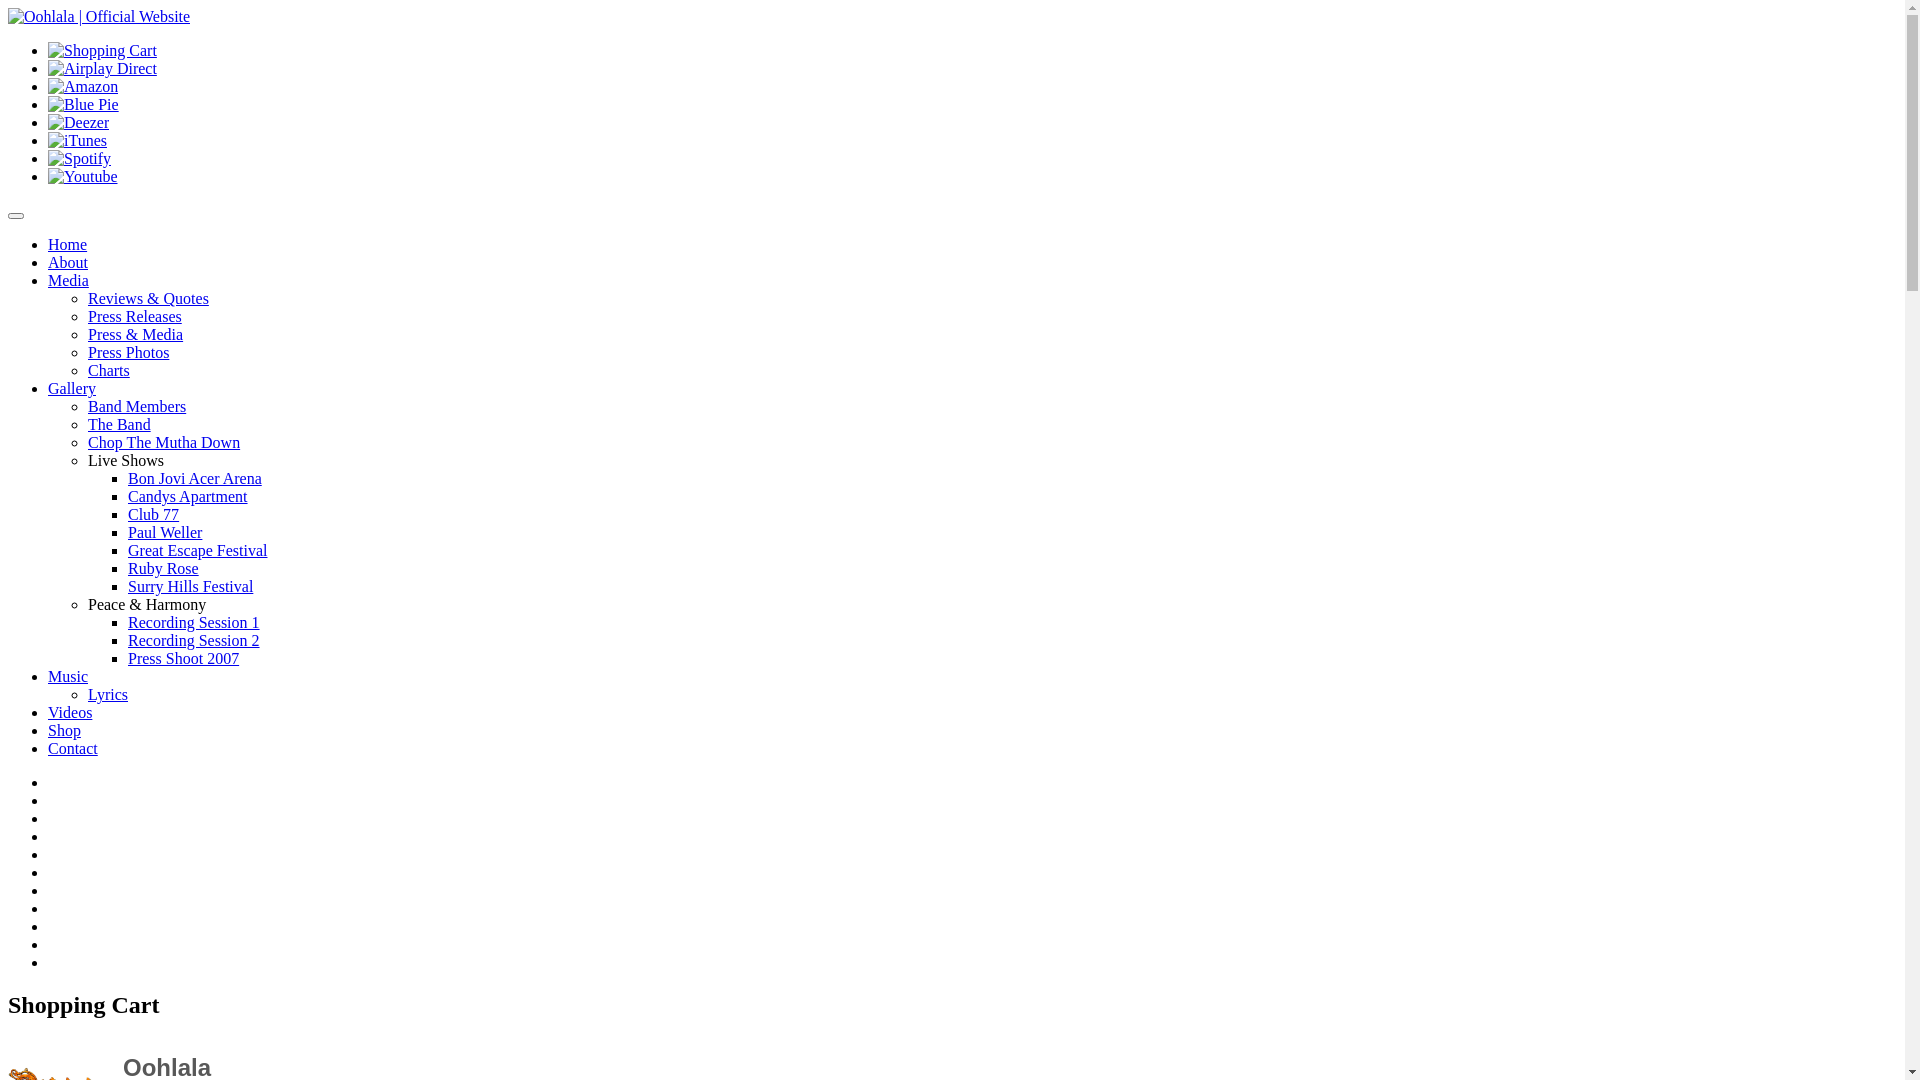 Image resolution: width=1920 pixels, height=1080 pixels. What do you see at coordinates (190, 585) in the screenshot?
I see `'Surry Hills Festival'` at bounding box center [190, 585].